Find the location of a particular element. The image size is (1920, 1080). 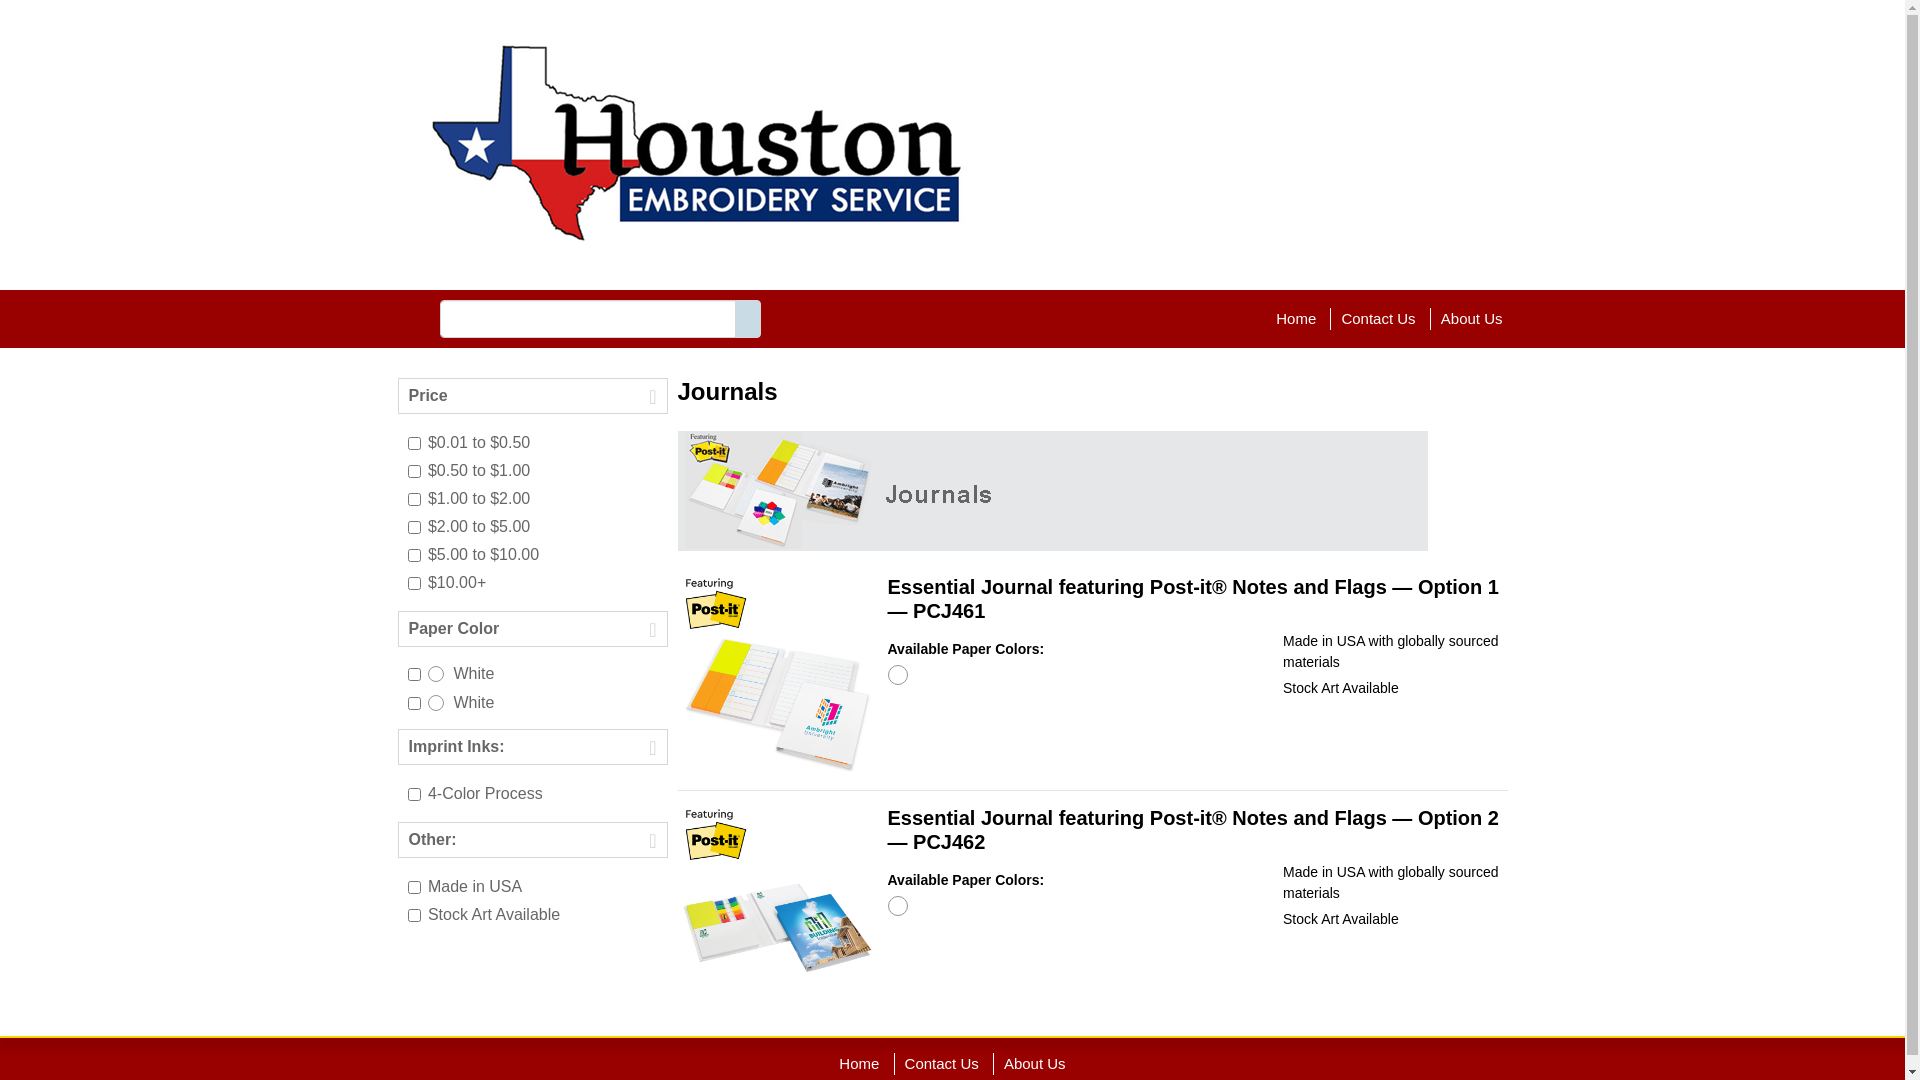

'Home' is located at coordinates (1296, 317).